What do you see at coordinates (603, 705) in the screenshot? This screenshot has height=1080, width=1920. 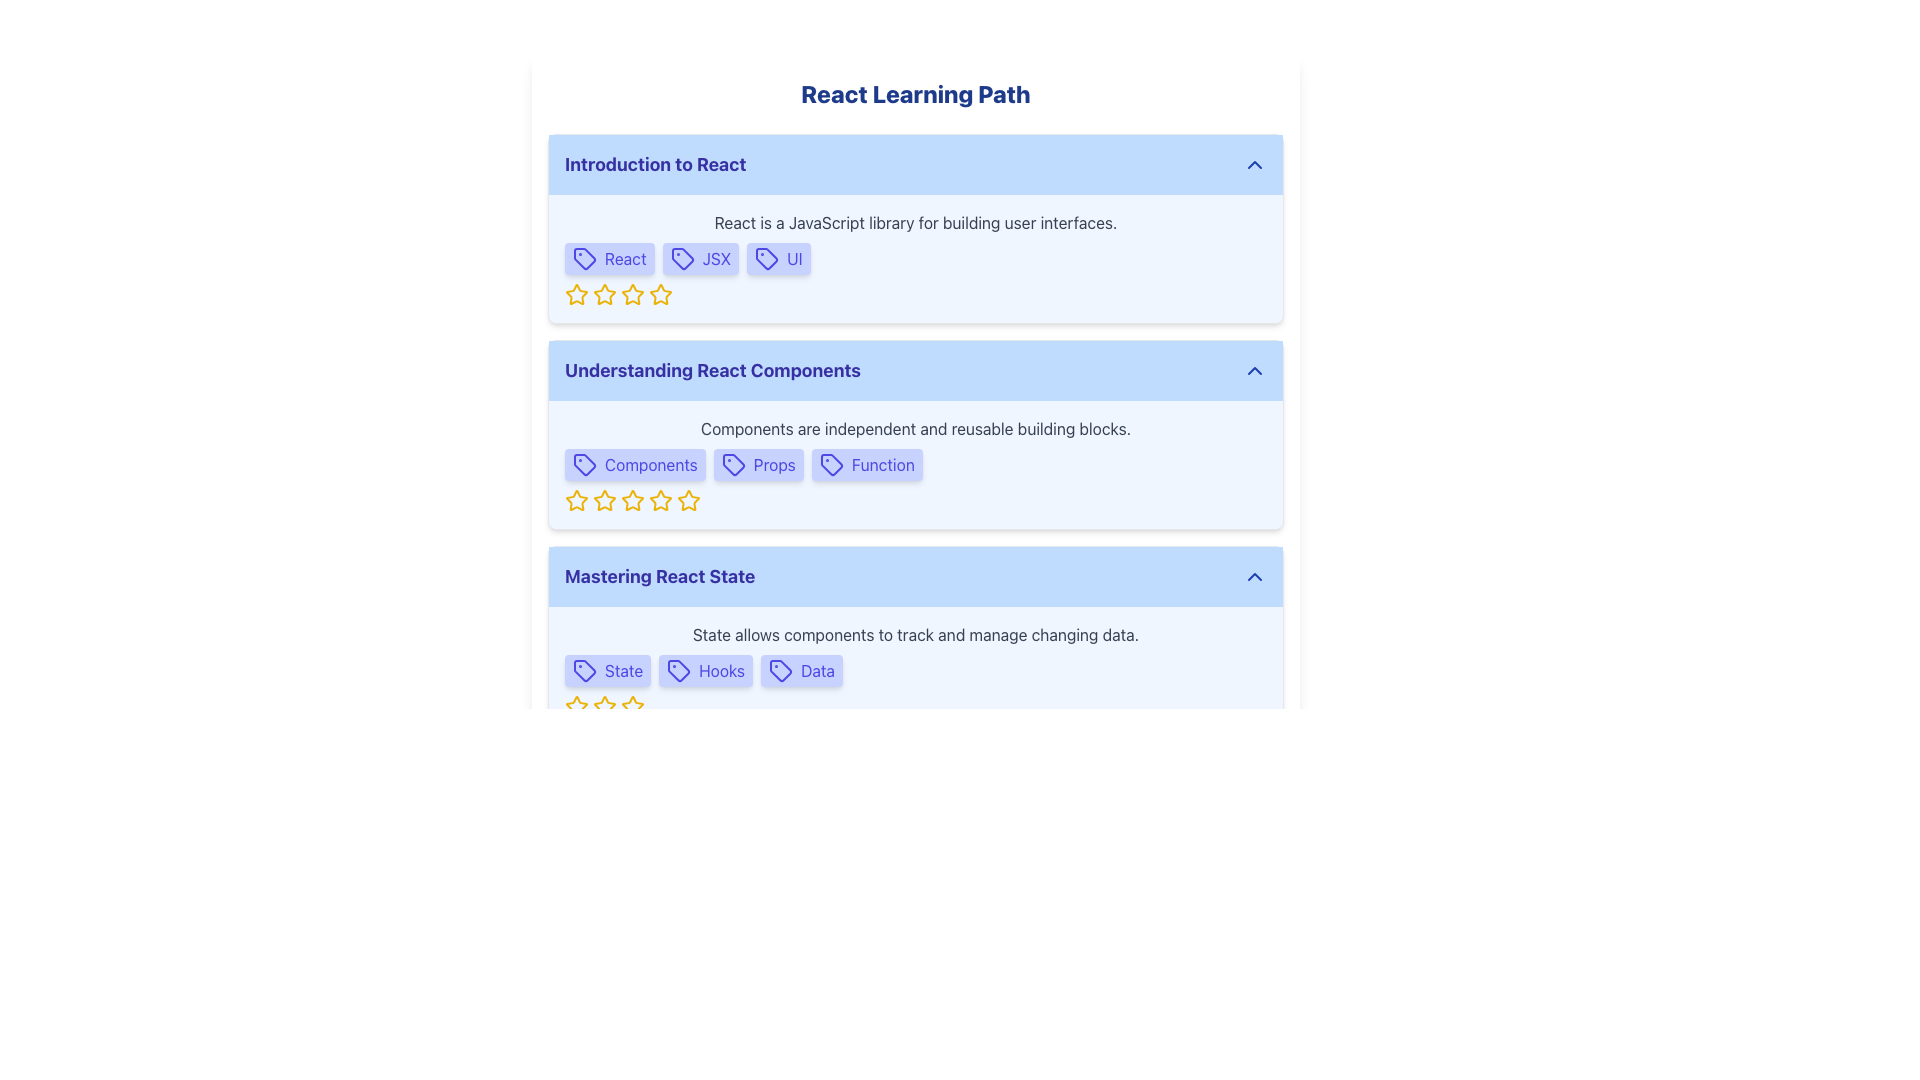 I see `the third star icon used for rating` at bounding box center [603, 705].